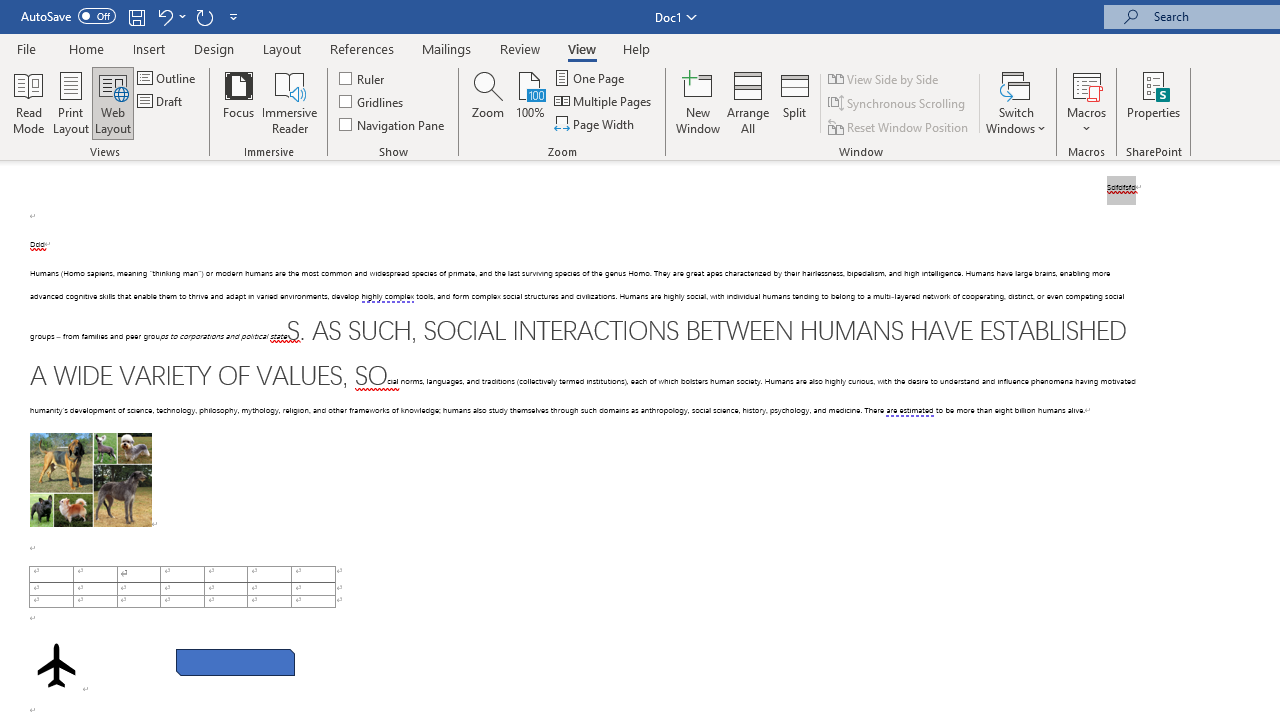 This screenshot has width=1280, height=720. I want to click on 'Focus', so click(238, 103).